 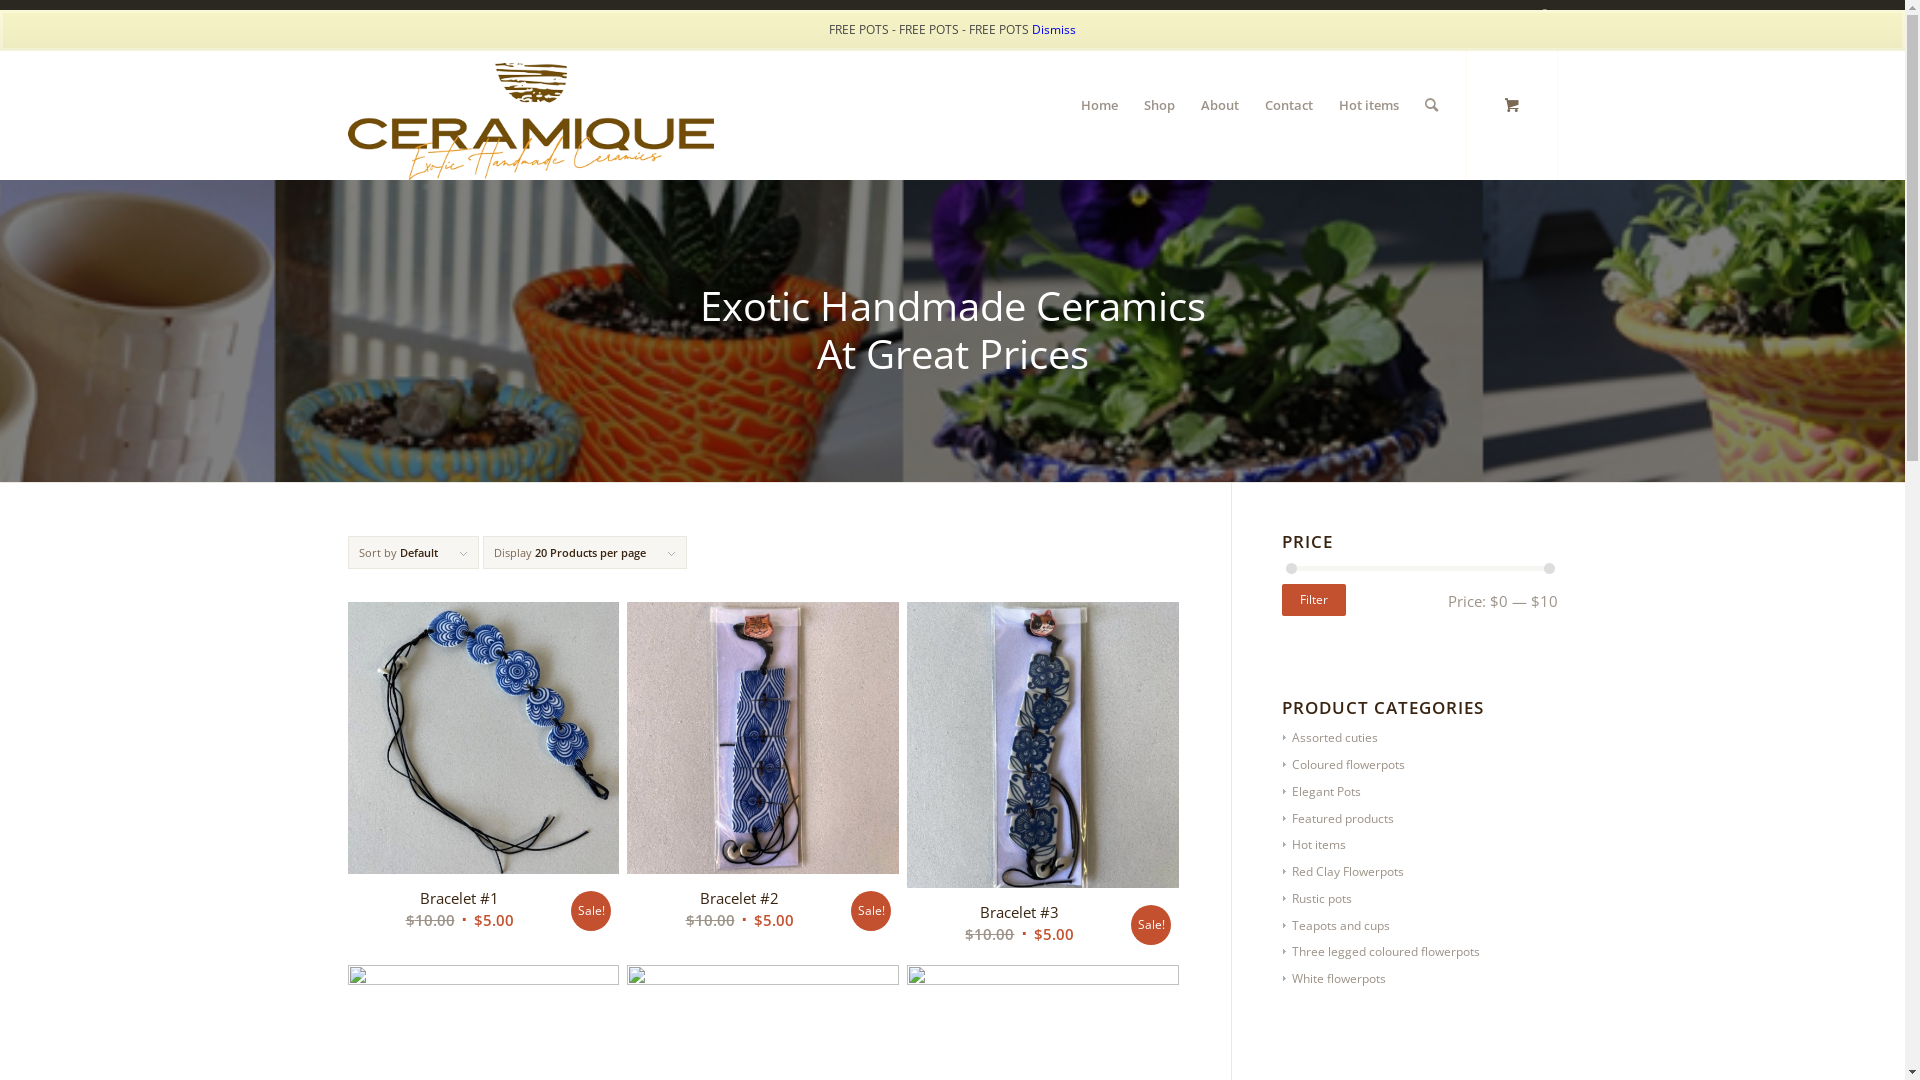 I want to click on 'Elegant Pots', so click(x=1321, y=790).